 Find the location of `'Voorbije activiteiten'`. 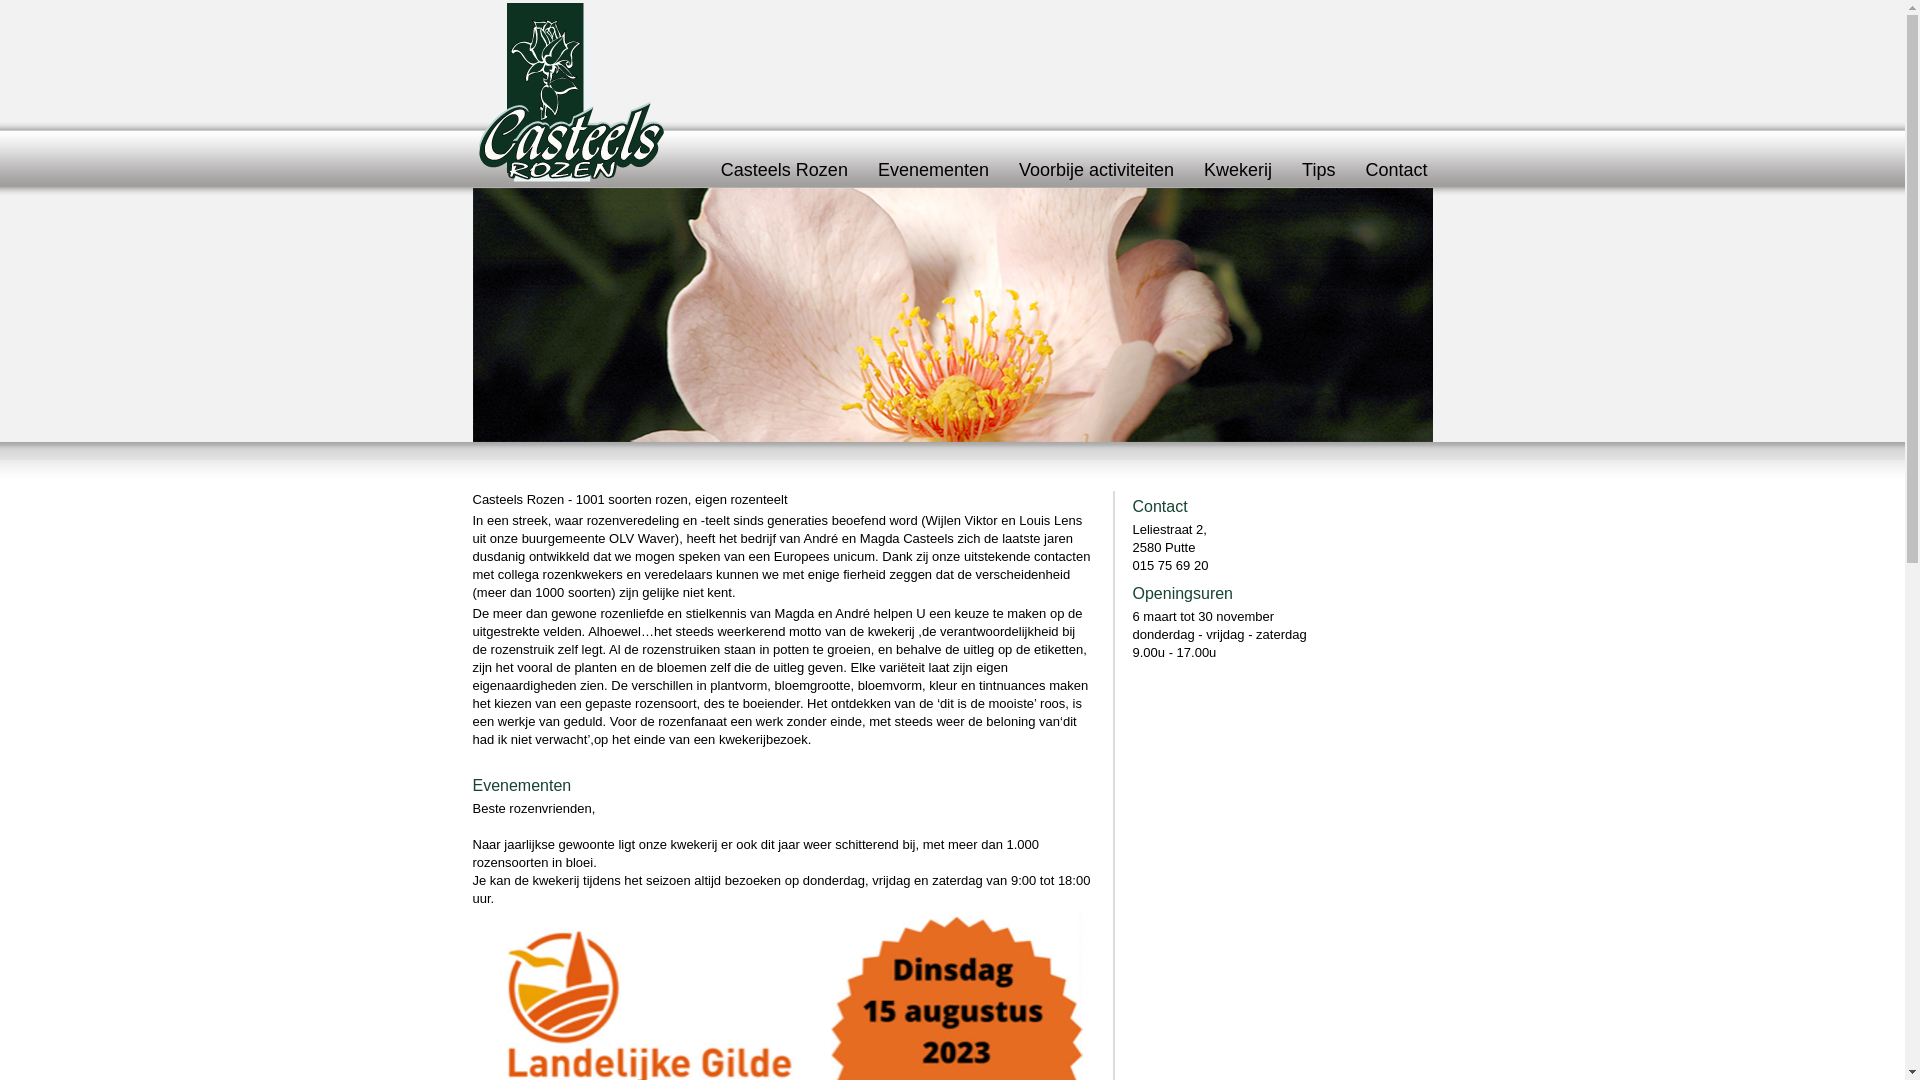

'Voorbije activiteiten' is located at coordinates (1095, 168).